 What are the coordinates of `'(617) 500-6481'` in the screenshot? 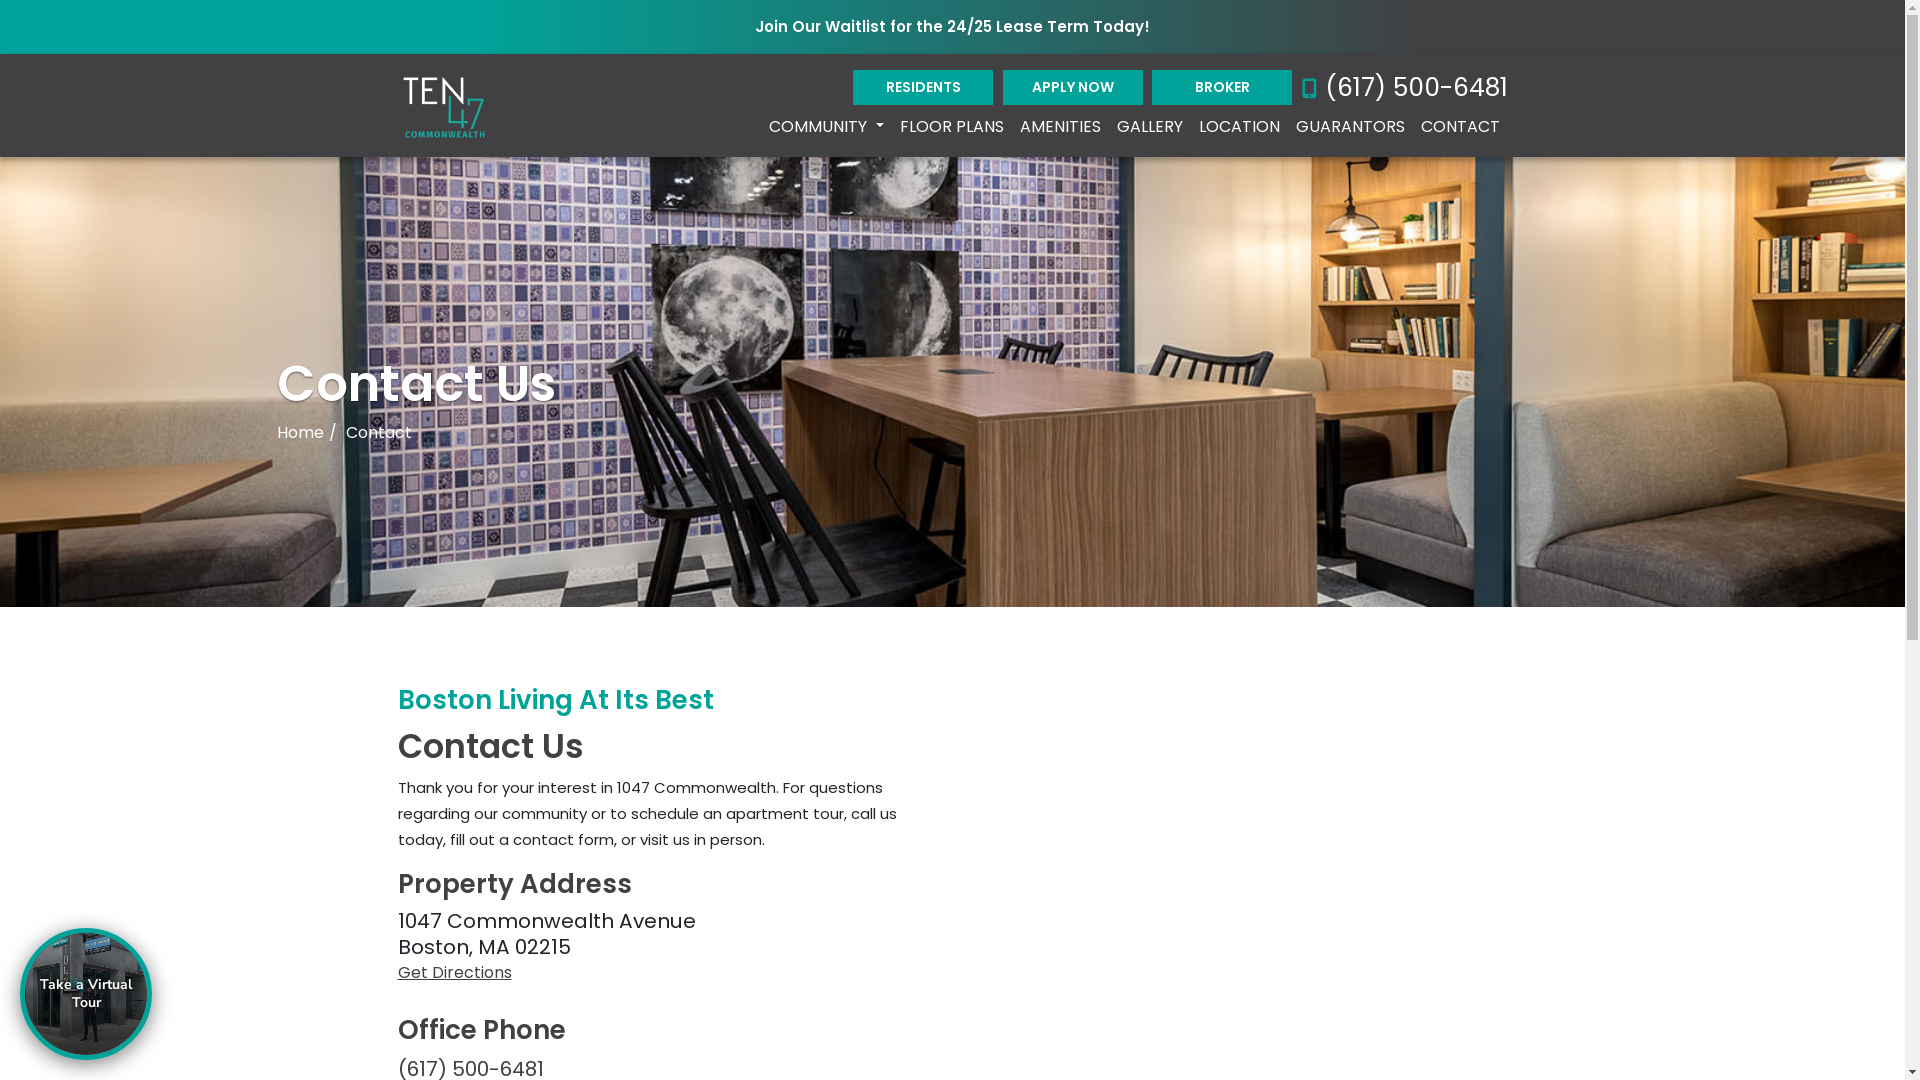 It's located at (1404, 87).